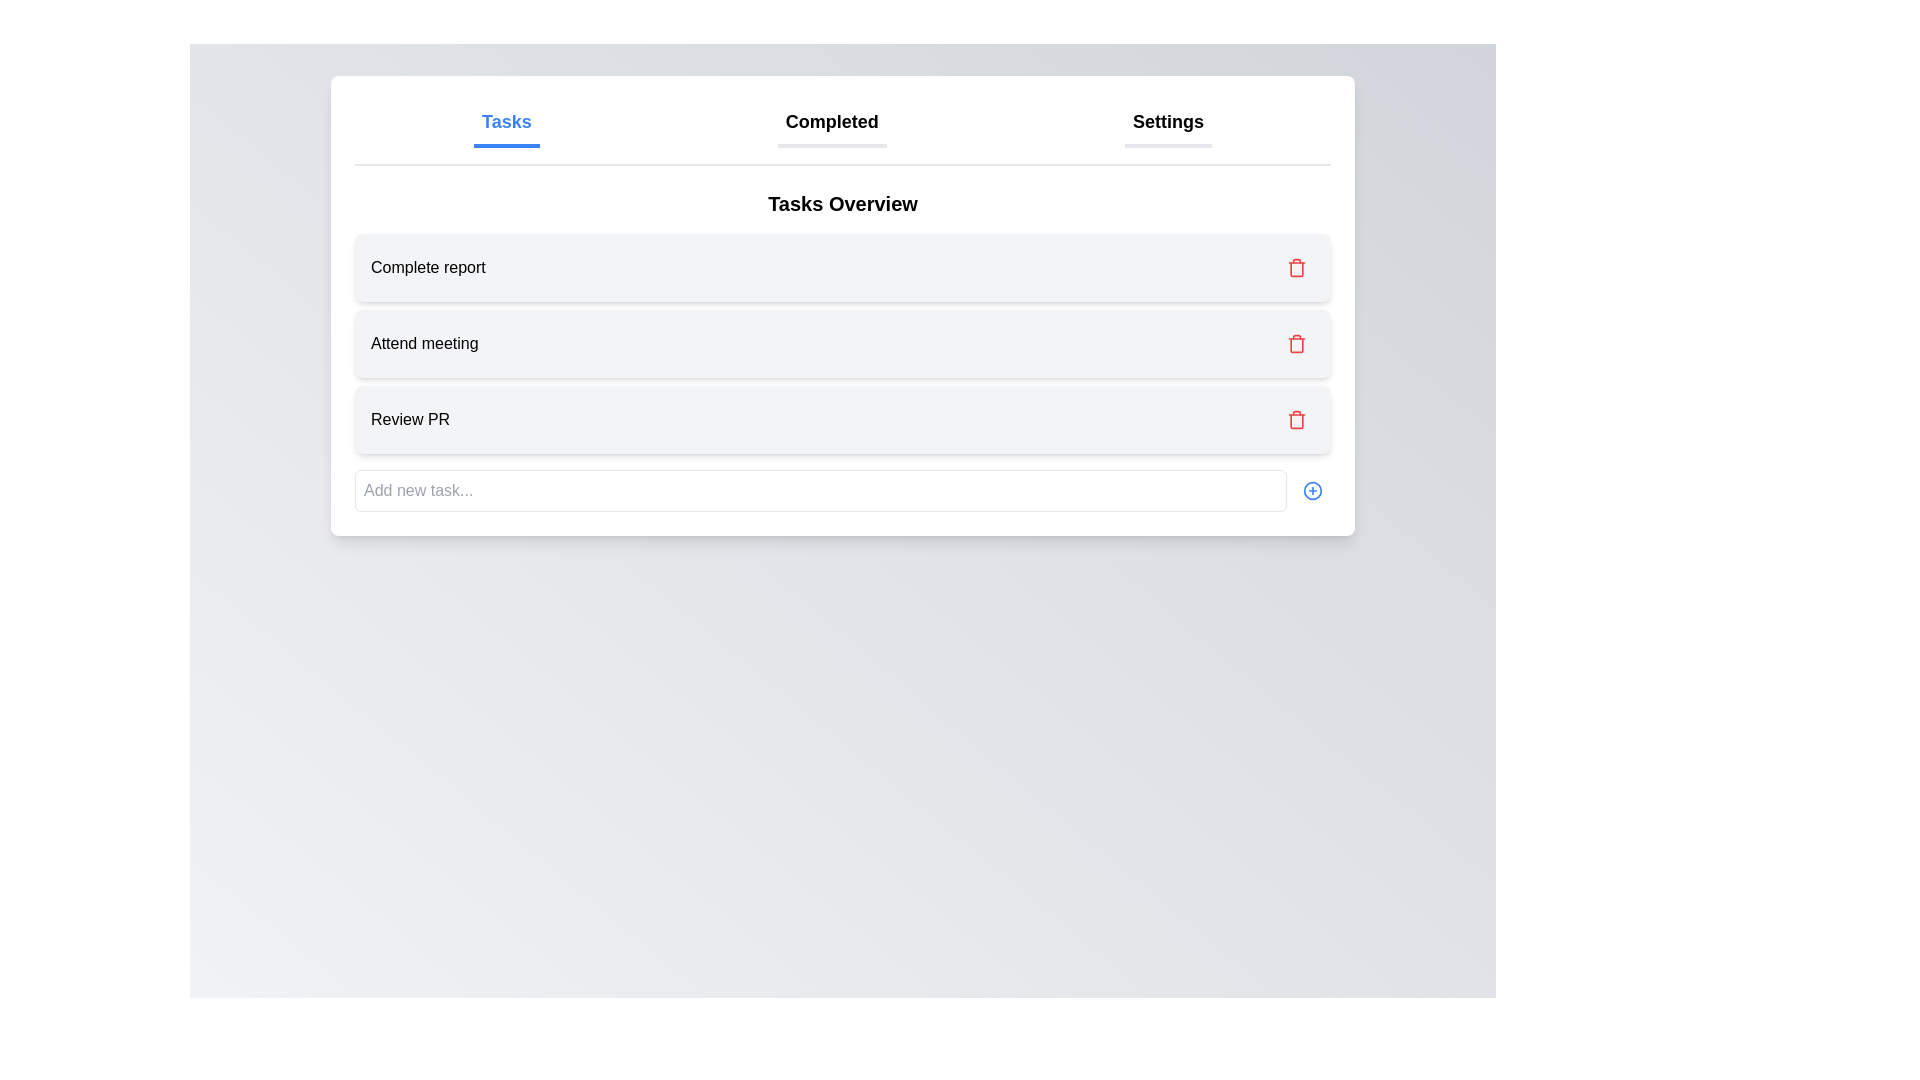 The image size is (1920, 1080). Describe the element at coordinates (832, 123) in the screenshot. I see `the navigation label between 'Tasks' and 'Settings'` at that location.